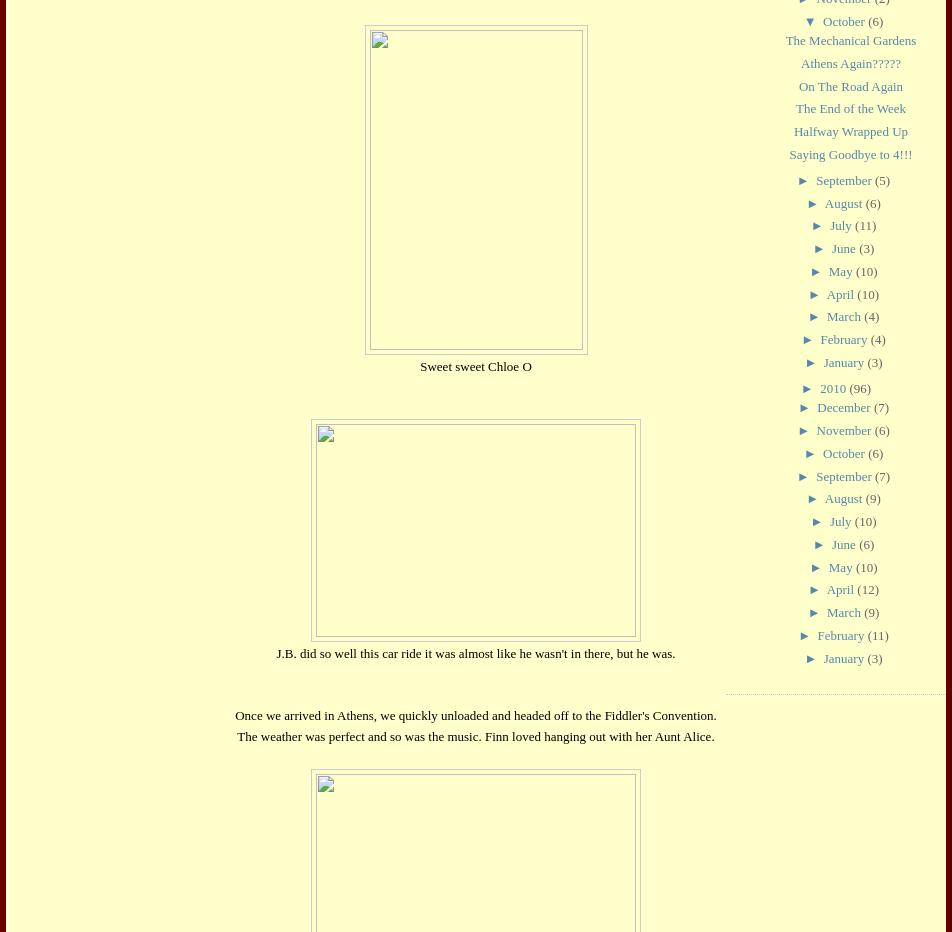  Describe the element at coordinates (475, 653) in the screenshot. I see `'J.B. did so well this car ride it was almost like he wasn't in there, but he was.'` at that location.